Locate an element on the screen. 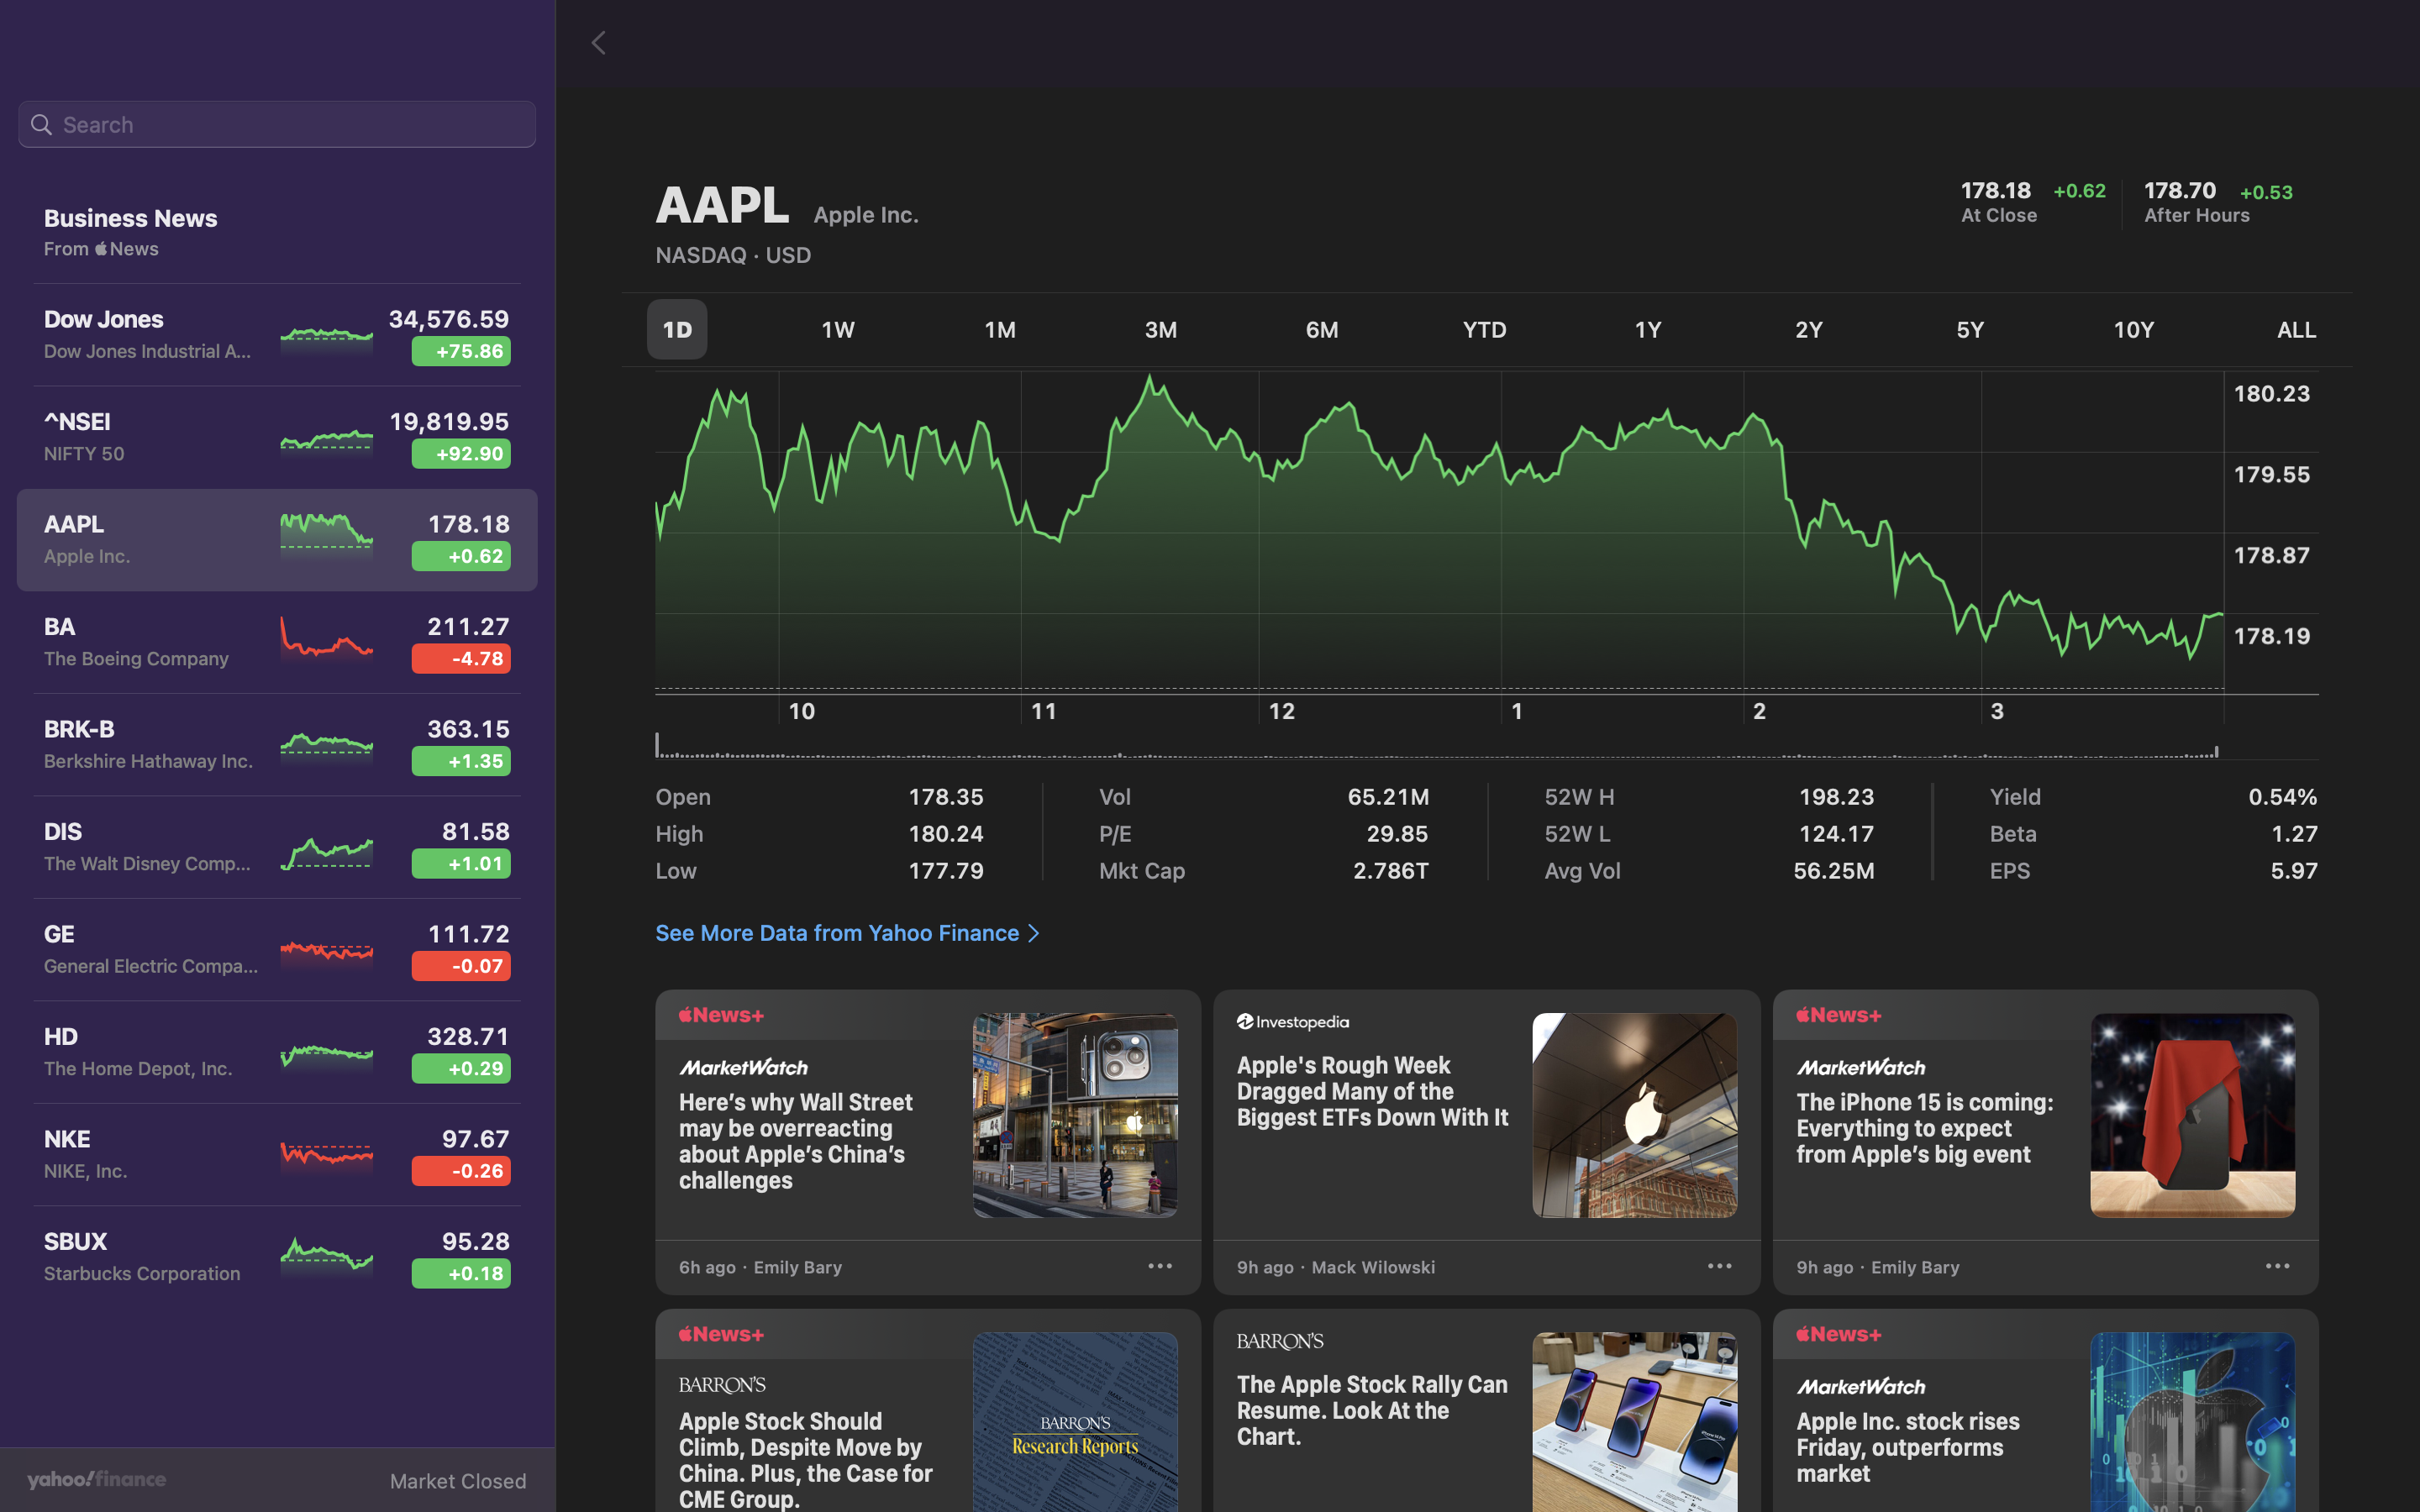  Display the variation in stock prices for the last month is located at coordinates (1002, 324).